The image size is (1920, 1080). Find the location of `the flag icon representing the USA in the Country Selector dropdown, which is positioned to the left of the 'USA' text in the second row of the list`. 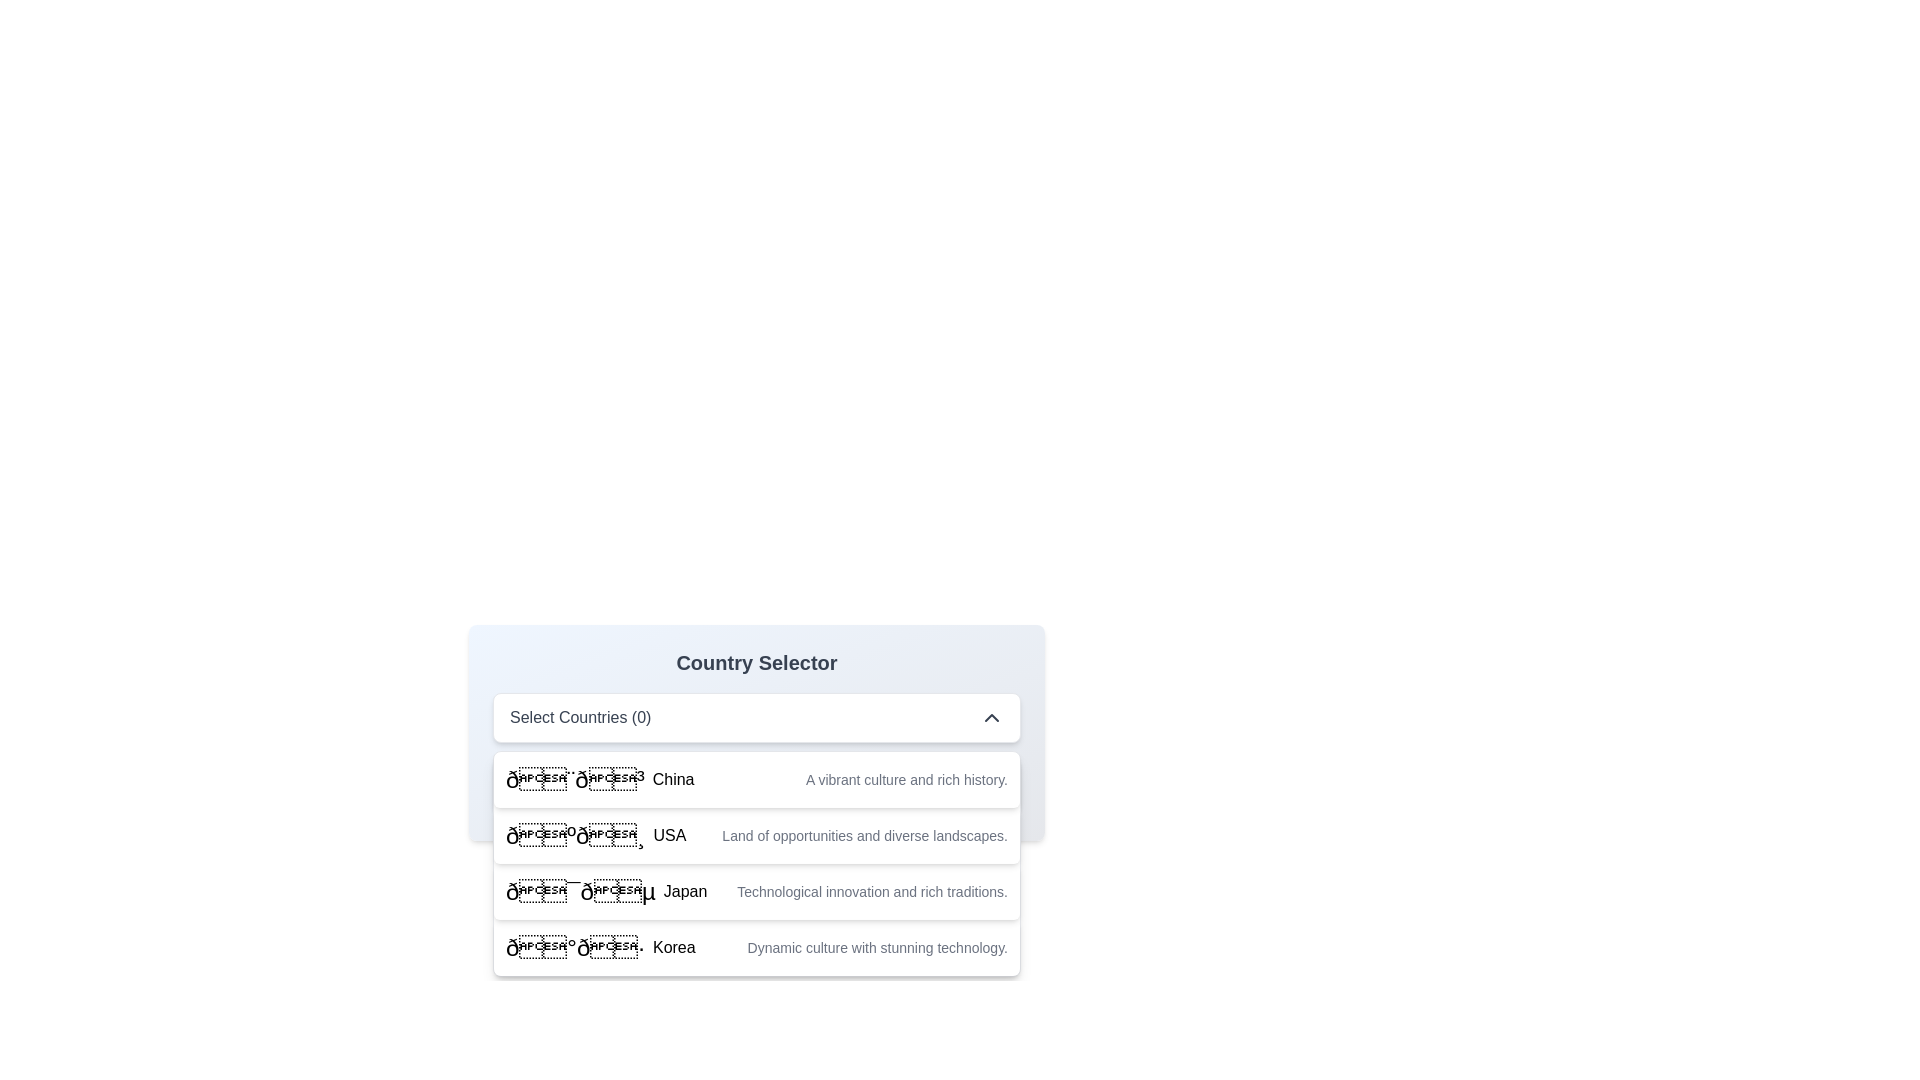

the flag icon representing the USA in the Country Selector dropdown, which is positioned to the left of the 'USA' text in the second row of the list is located at coordinates (574, 836).